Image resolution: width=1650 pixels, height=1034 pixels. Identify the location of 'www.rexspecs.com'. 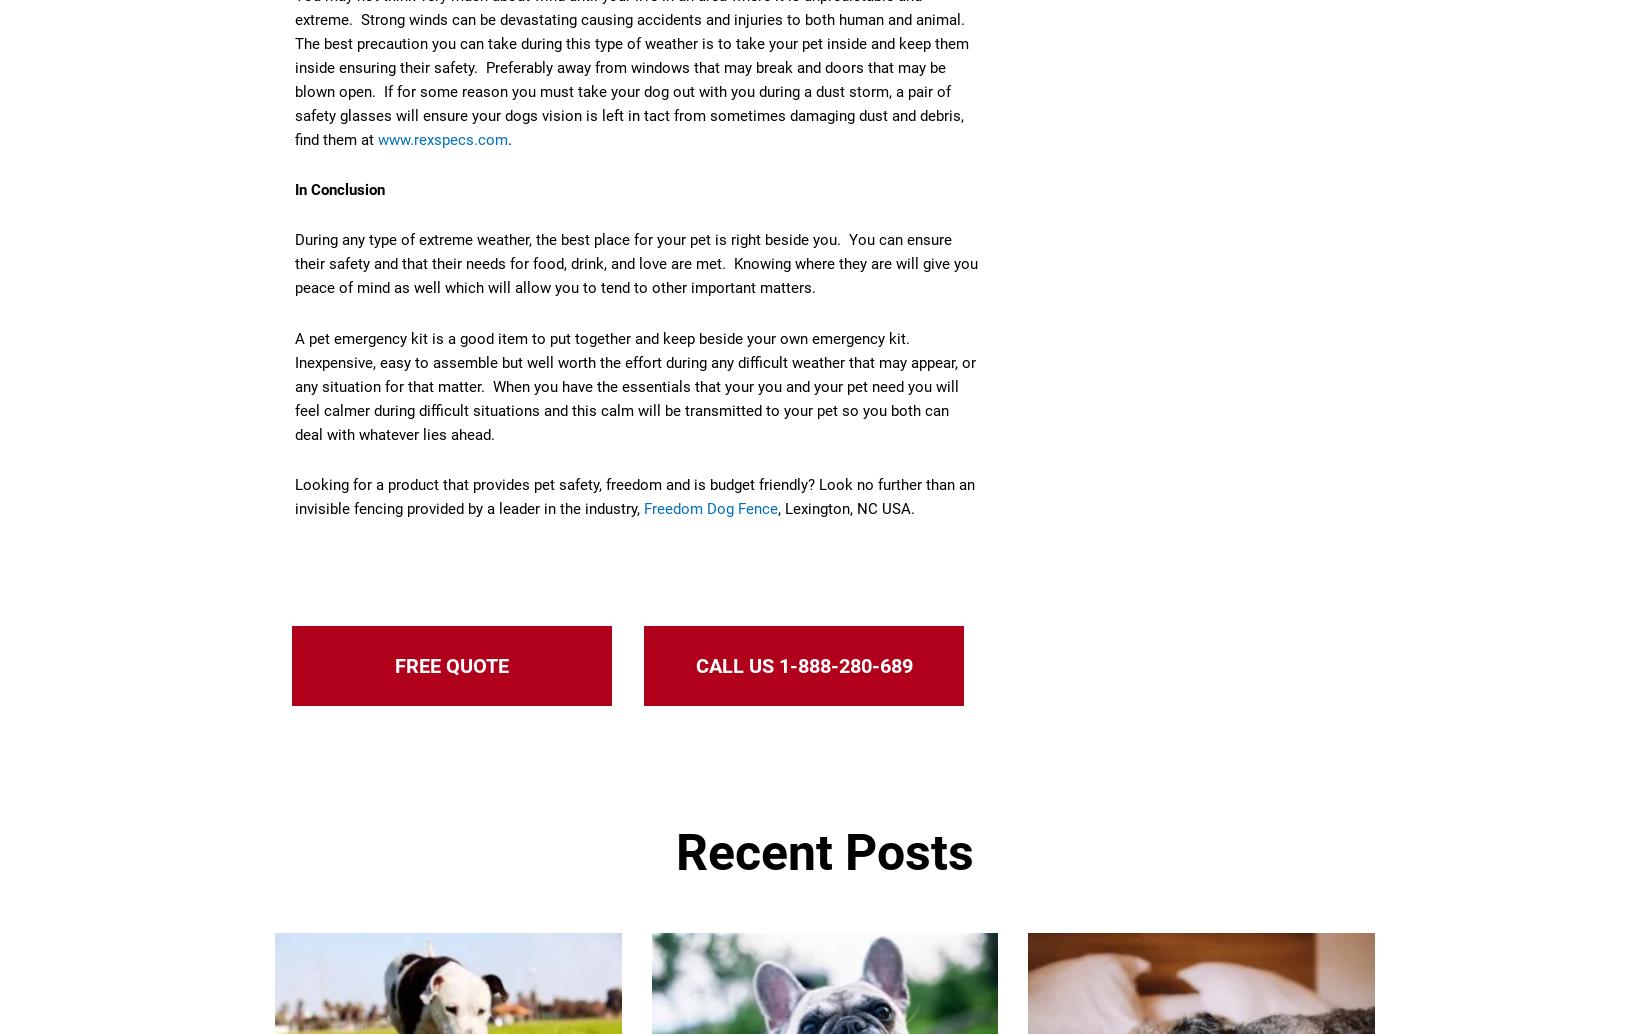
(442, 138).